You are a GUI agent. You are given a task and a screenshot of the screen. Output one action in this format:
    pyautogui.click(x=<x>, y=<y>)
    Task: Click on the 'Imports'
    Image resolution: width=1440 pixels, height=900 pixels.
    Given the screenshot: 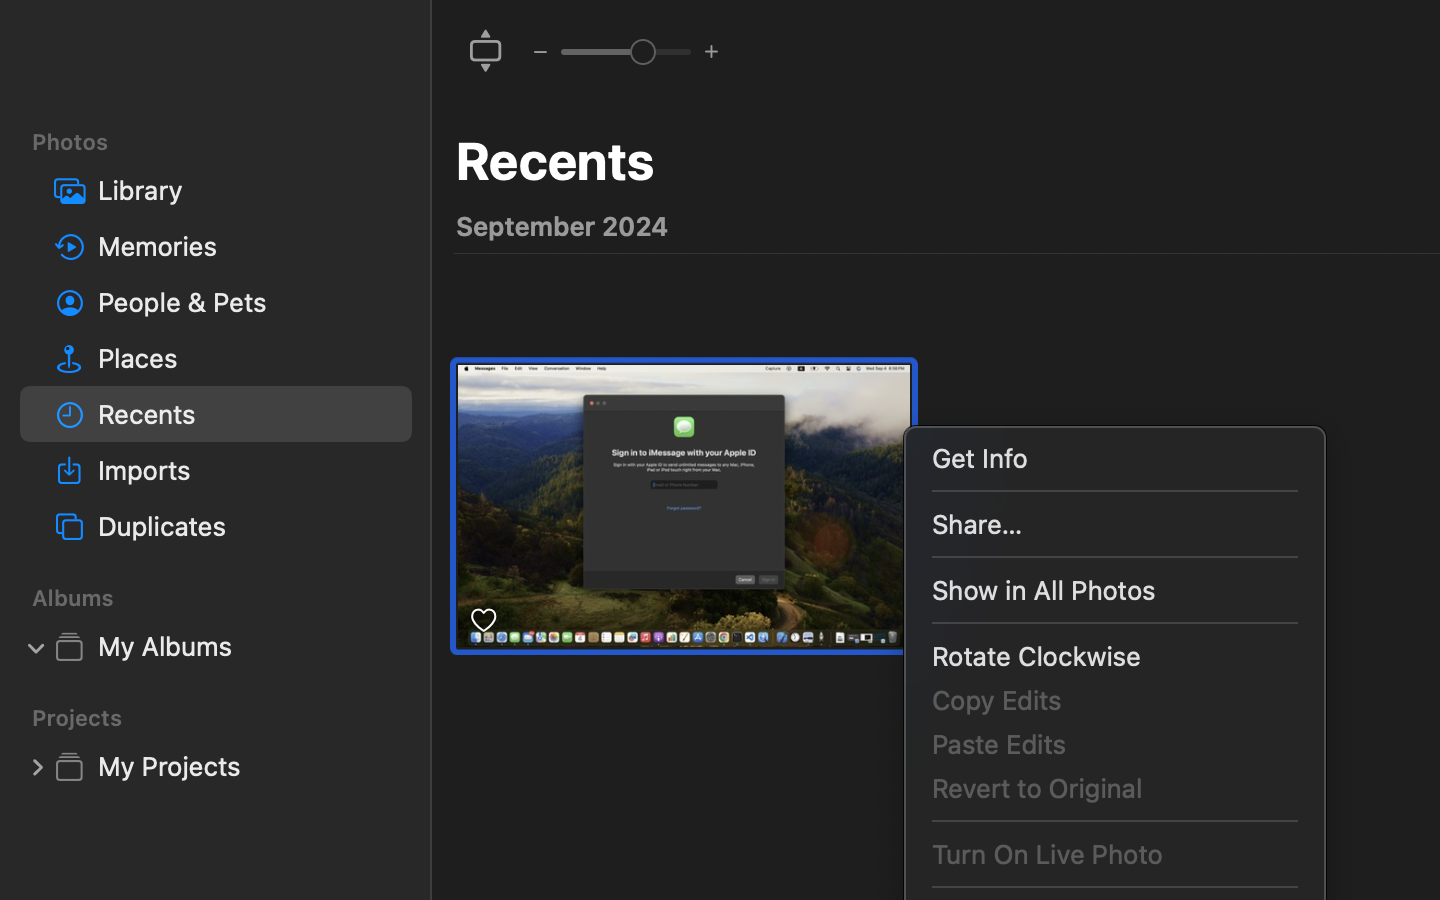 What is the action you would take?
    pyautogui.click(x=245, y=468)
    